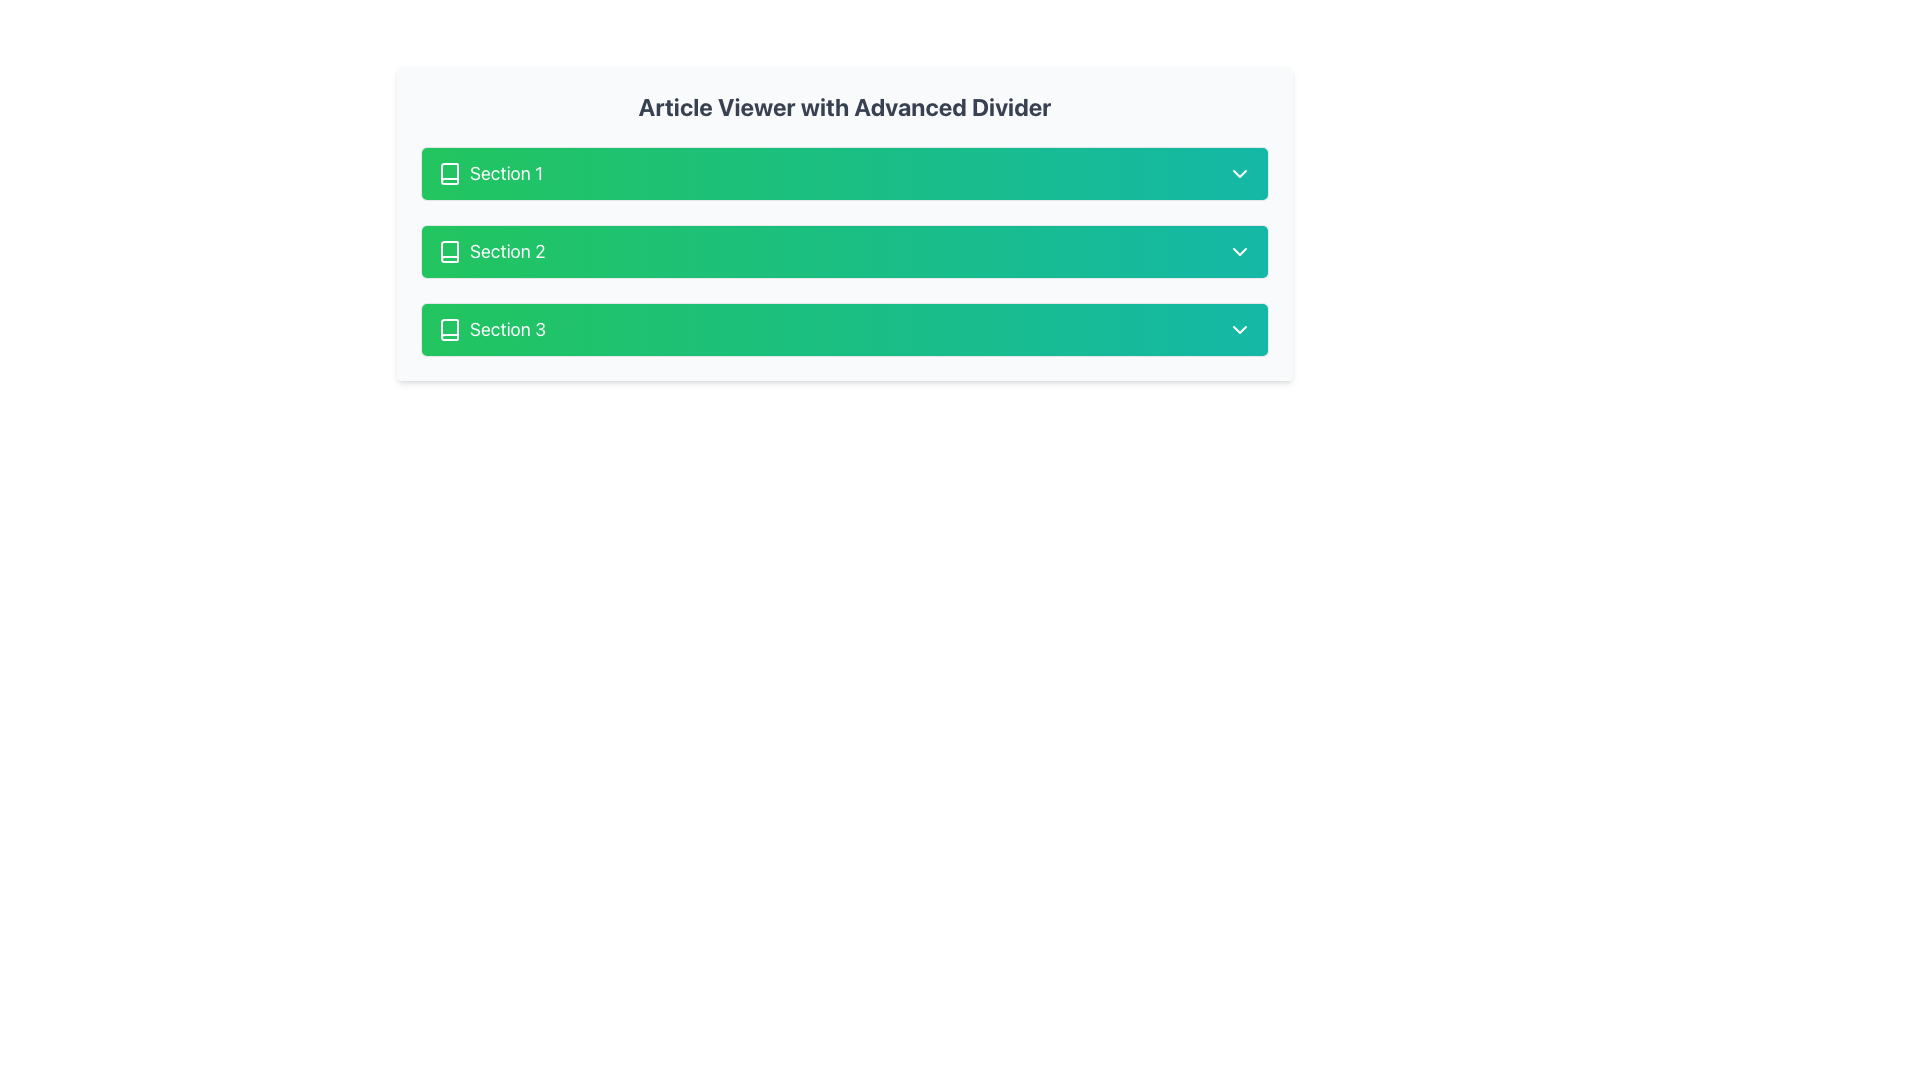  Describe the element at coordinates (1238, 172) in the screenshot. I see `the downward-pointing chevron icon located at the far right of the 'Section 1' button, which has a white color and a green-to-teal gradient background` at that location.